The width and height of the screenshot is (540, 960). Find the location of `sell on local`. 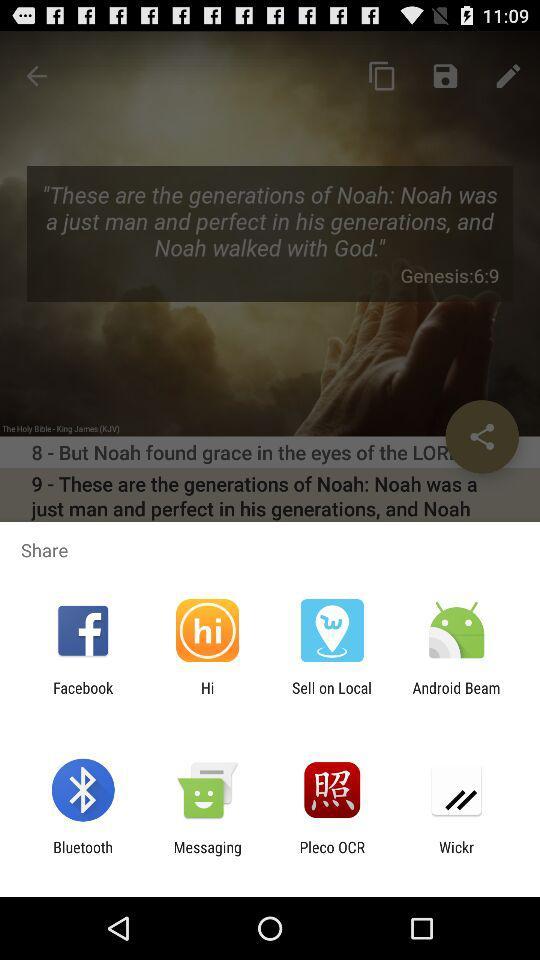

sell on local is located at coordinates (332, 696).